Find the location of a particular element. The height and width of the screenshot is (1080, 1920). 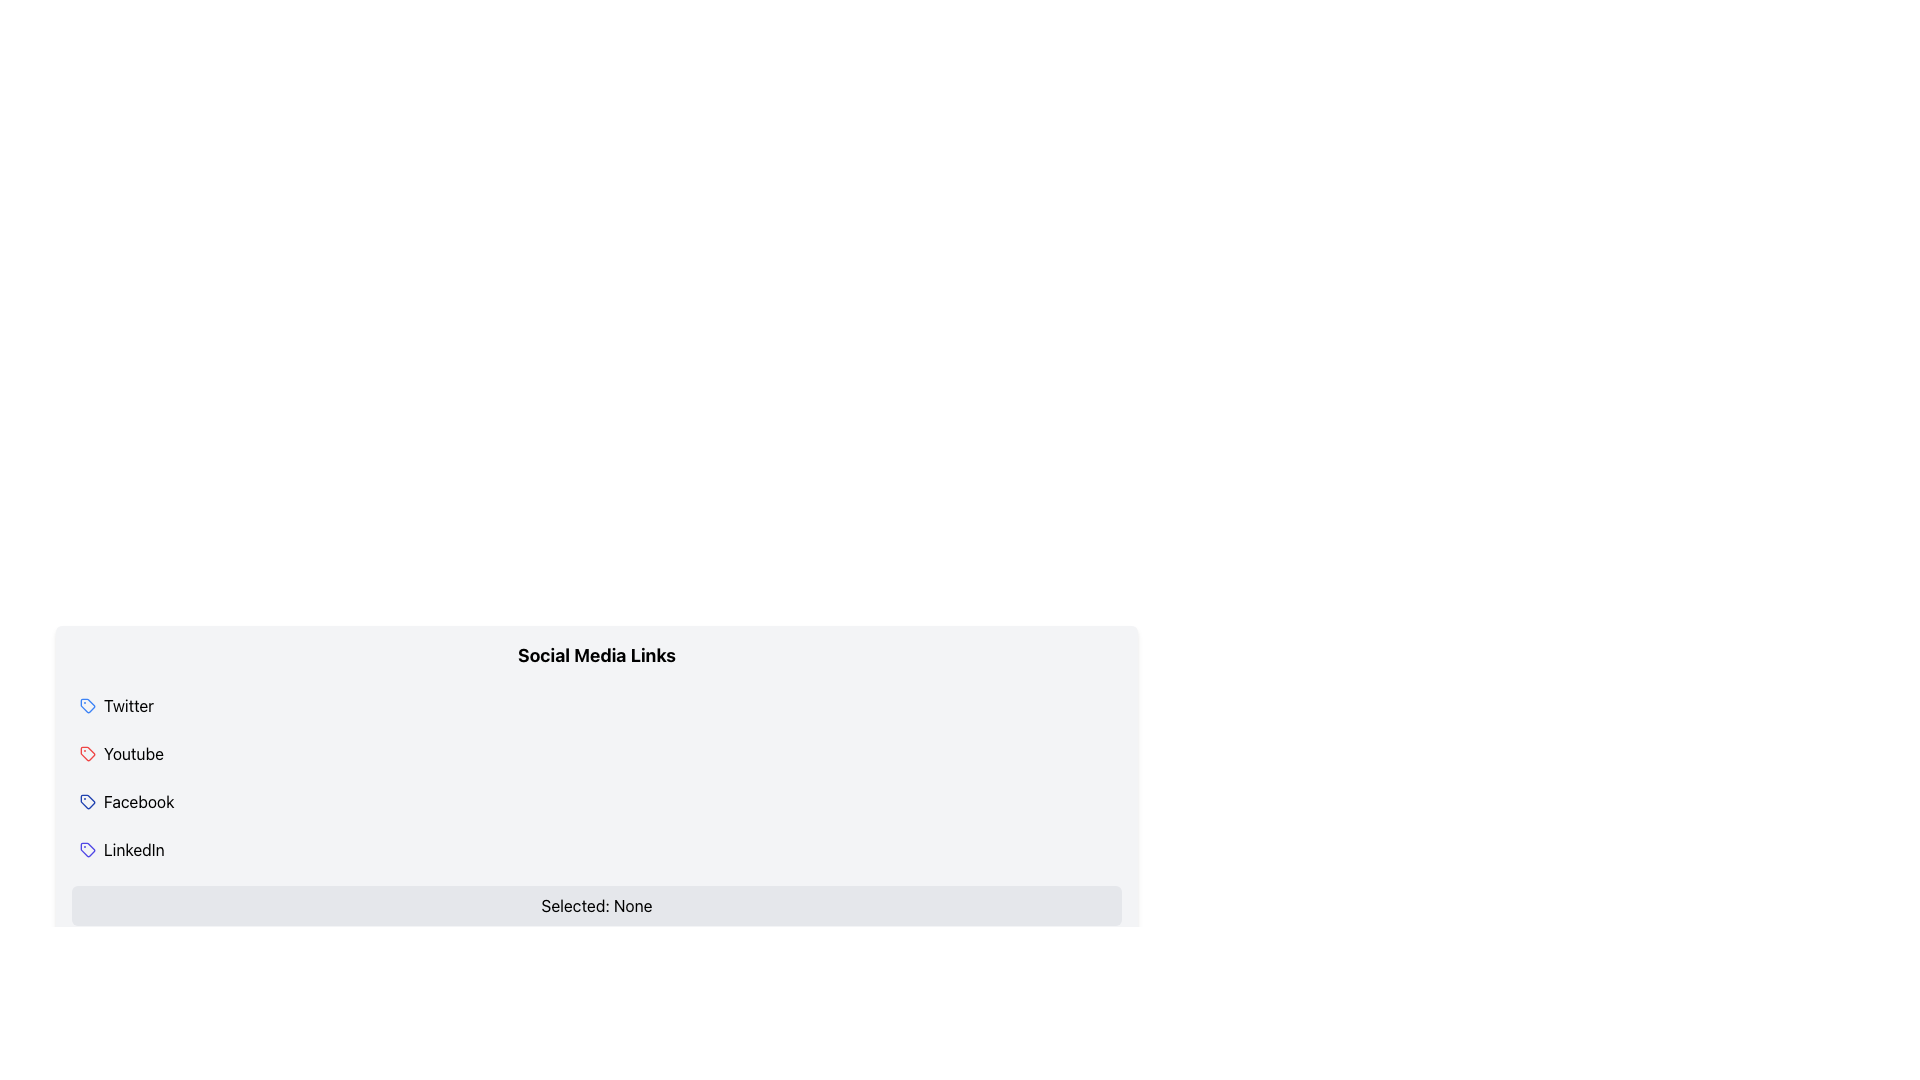

the blue-colored tag-like icon with a thin outline located to the left of the text 'Twitter' in the 'Social Media Links' list is located at coordinates (86, 704).